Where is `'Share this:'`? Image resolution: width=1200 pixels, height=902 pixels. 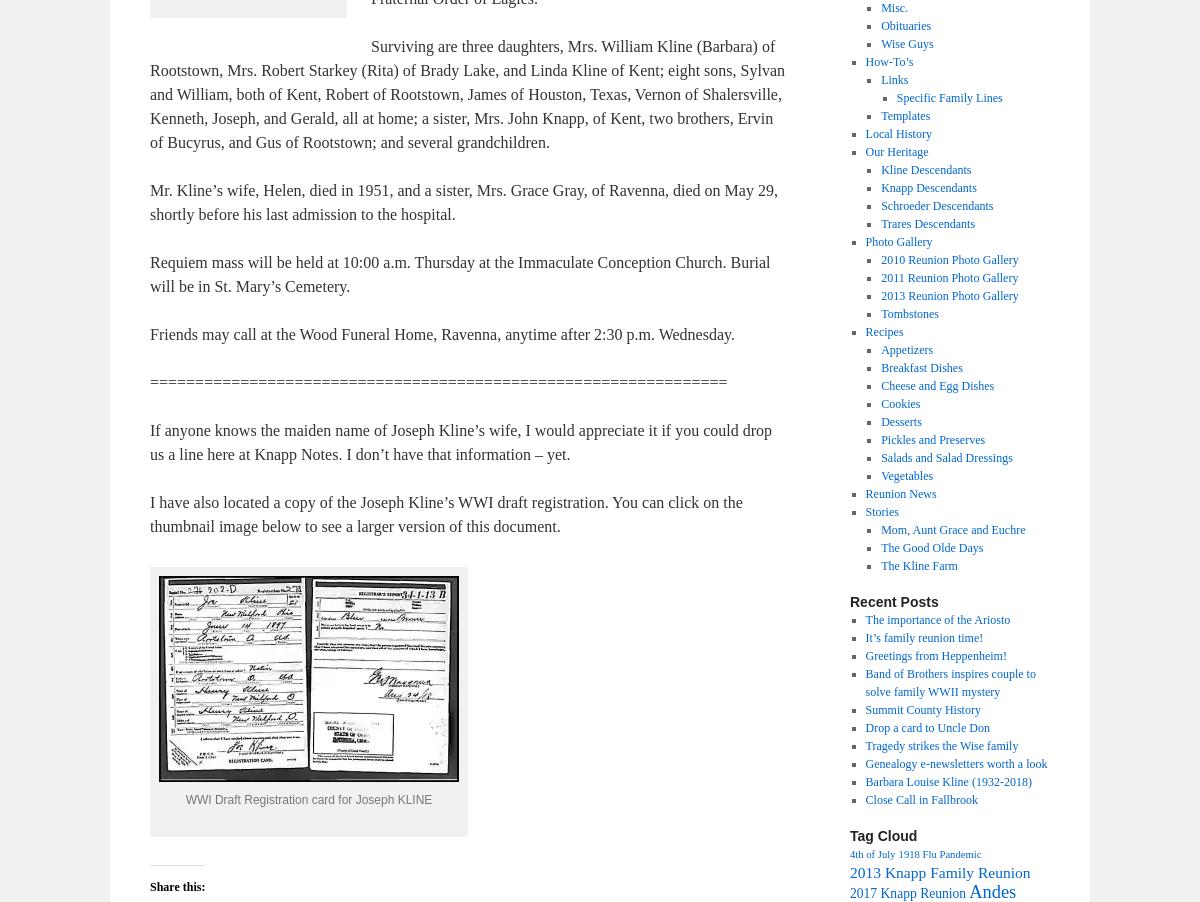 'Share this:' is located at coordinates (176, 887).